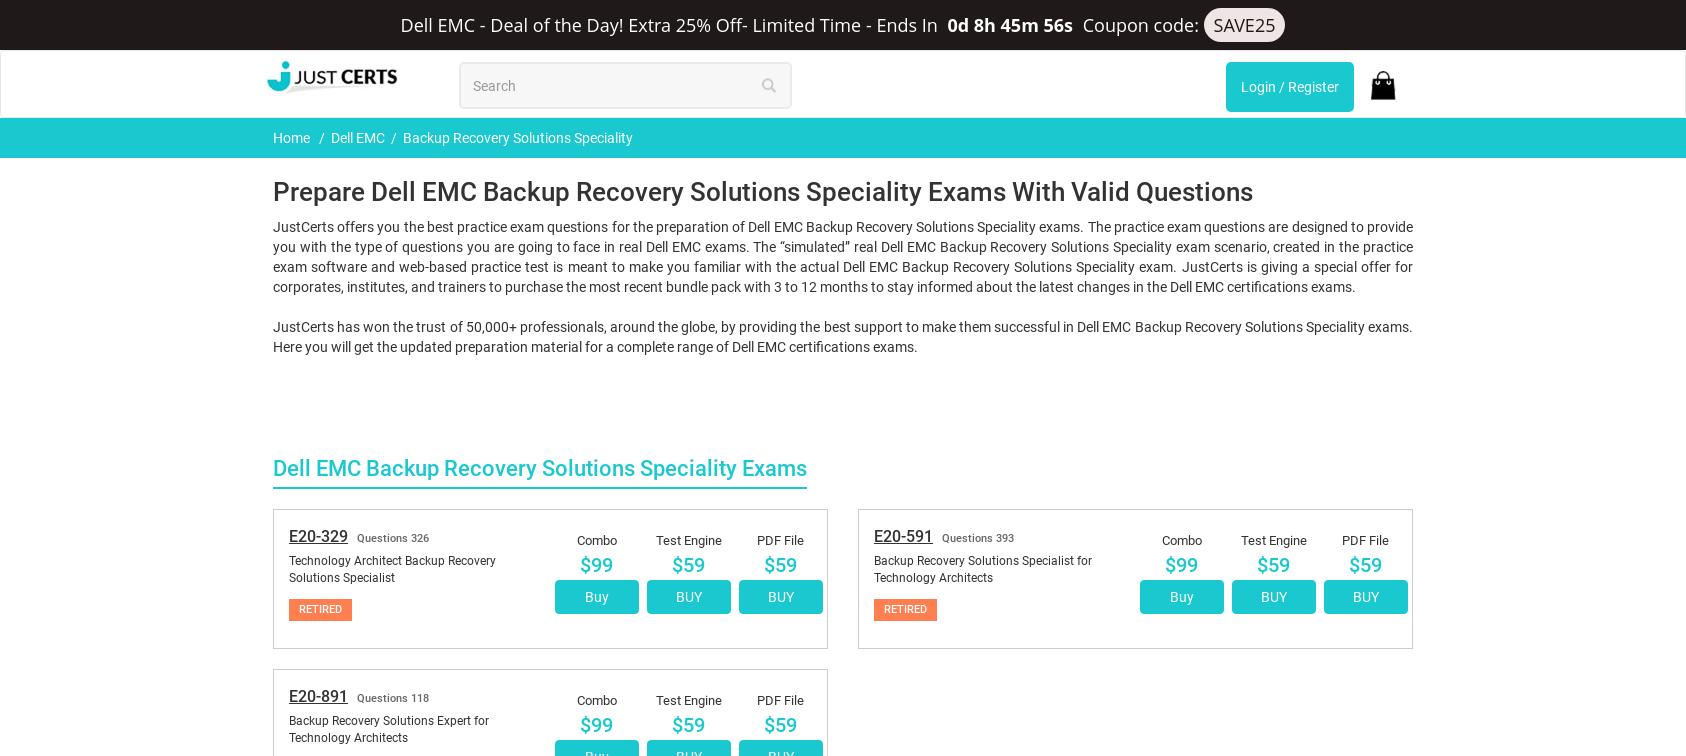 The height and width of the screenshot is (756, 1686). What do you see at coordinates (577, 723) in the screenshot?
I see `'Success in the Dell EMC Backup Recovery Solutions Speciality Certification Exams'` at bounding box center [577, 723].